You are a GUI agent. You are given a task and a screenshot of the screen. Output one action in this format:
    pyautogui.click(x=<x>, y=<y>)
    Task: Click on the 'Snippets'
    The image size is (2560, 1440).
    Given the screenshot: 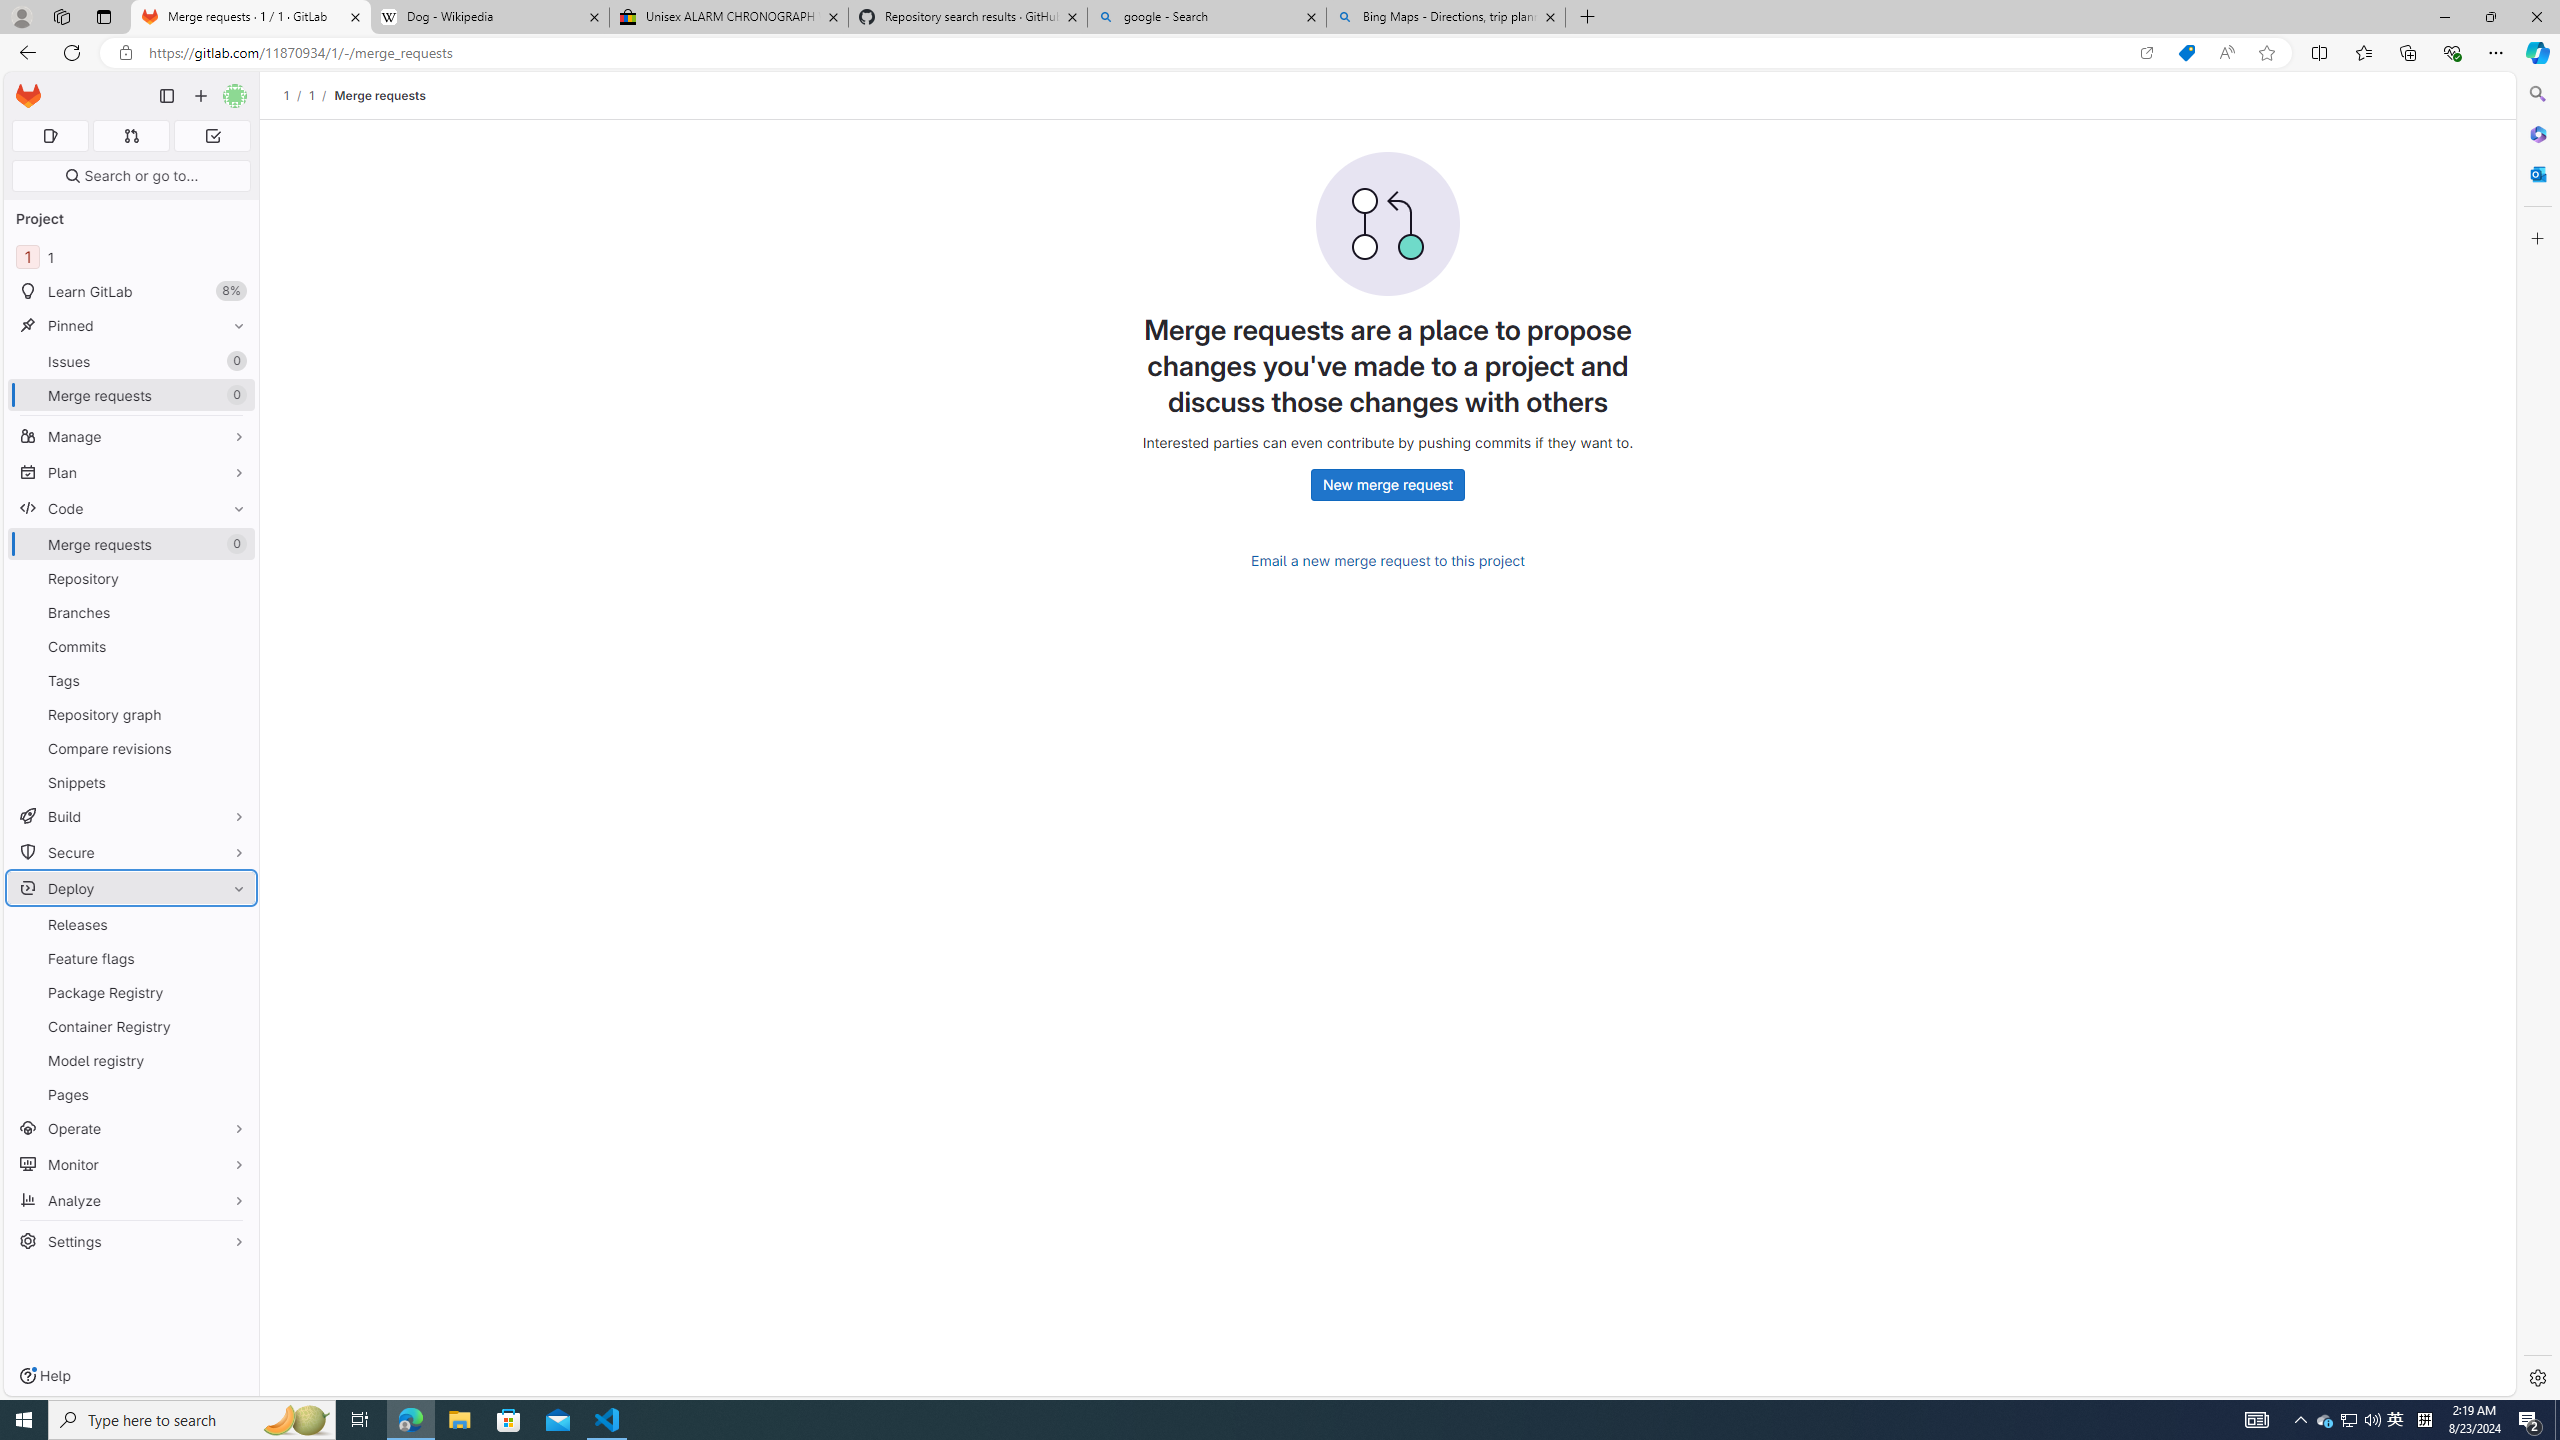 What is the action you would take?
    pyautogui.click(x=130, y=781)
    